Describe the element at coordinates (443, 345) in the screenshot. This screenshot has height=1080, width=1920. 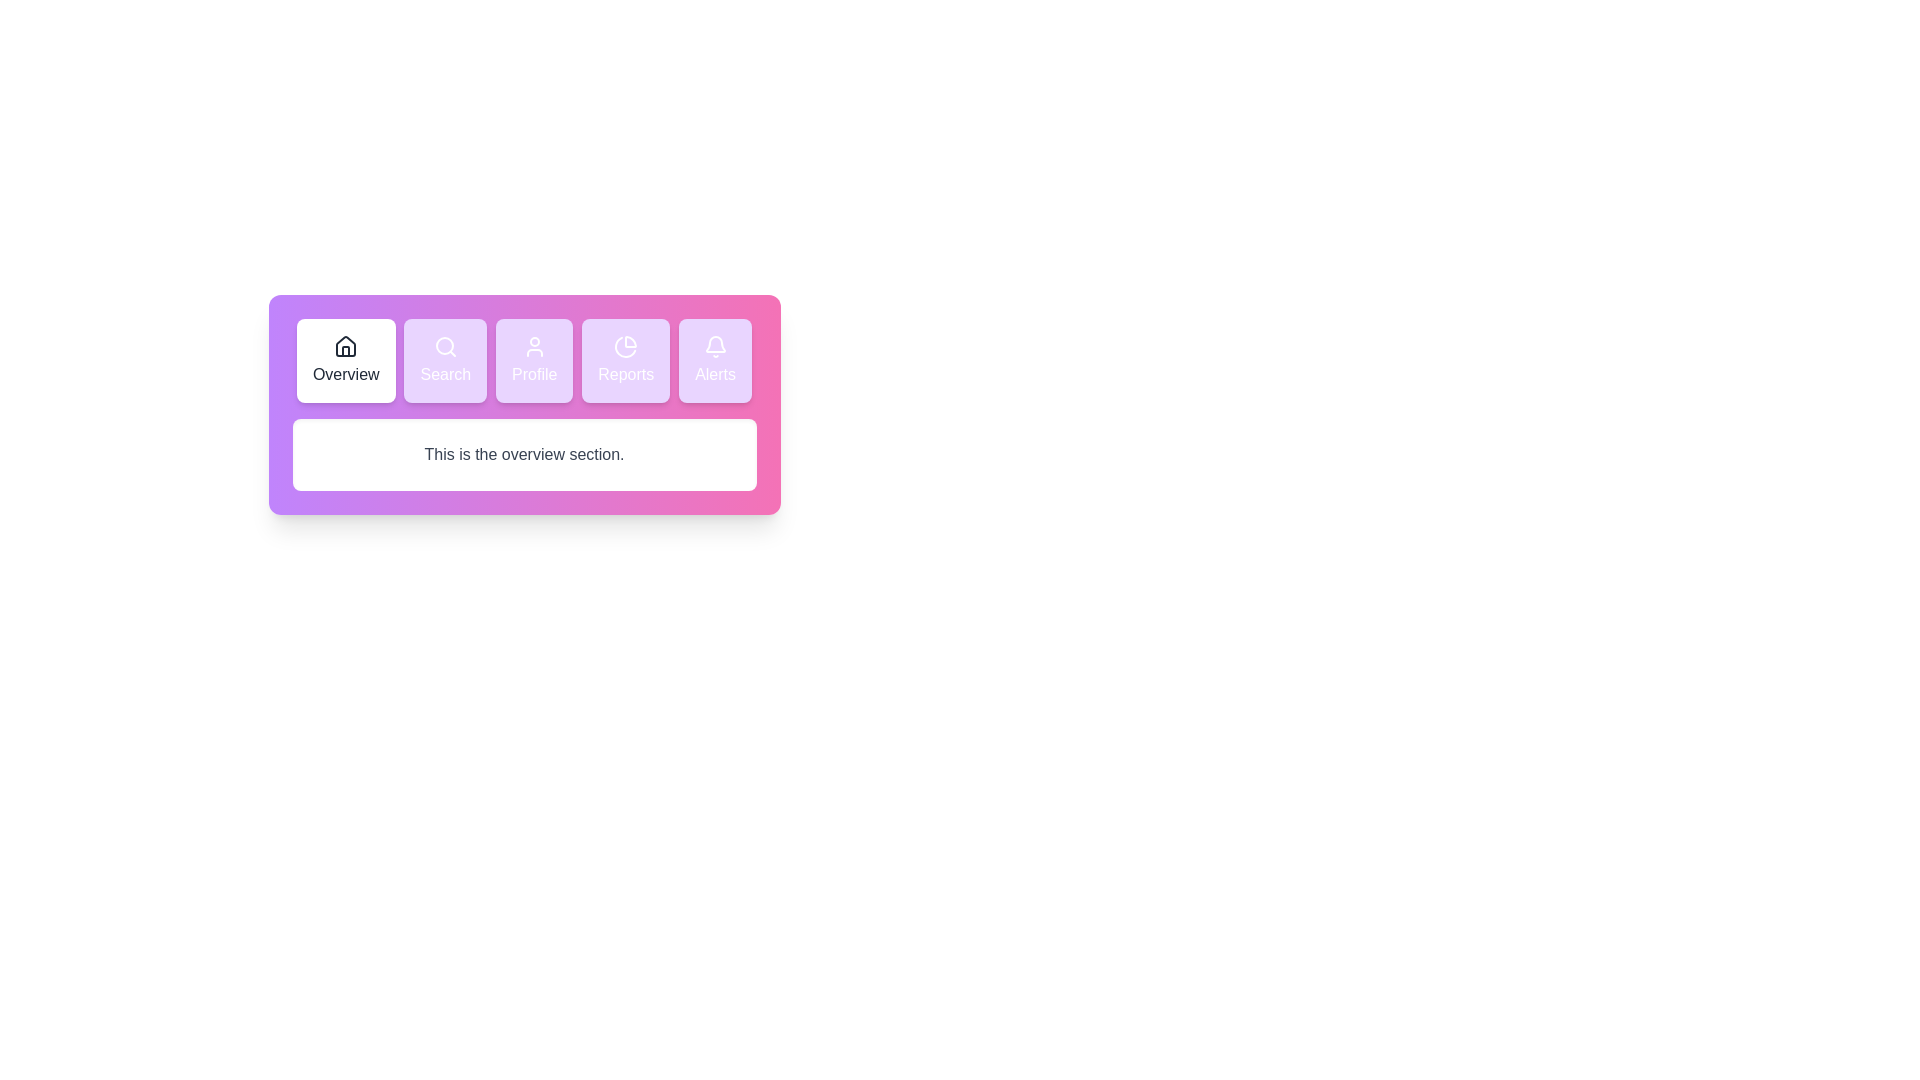
I see `the circular part of the 'Search' icon, which is the second button from the left in a horizontal menu bar with five buttons` at that location.